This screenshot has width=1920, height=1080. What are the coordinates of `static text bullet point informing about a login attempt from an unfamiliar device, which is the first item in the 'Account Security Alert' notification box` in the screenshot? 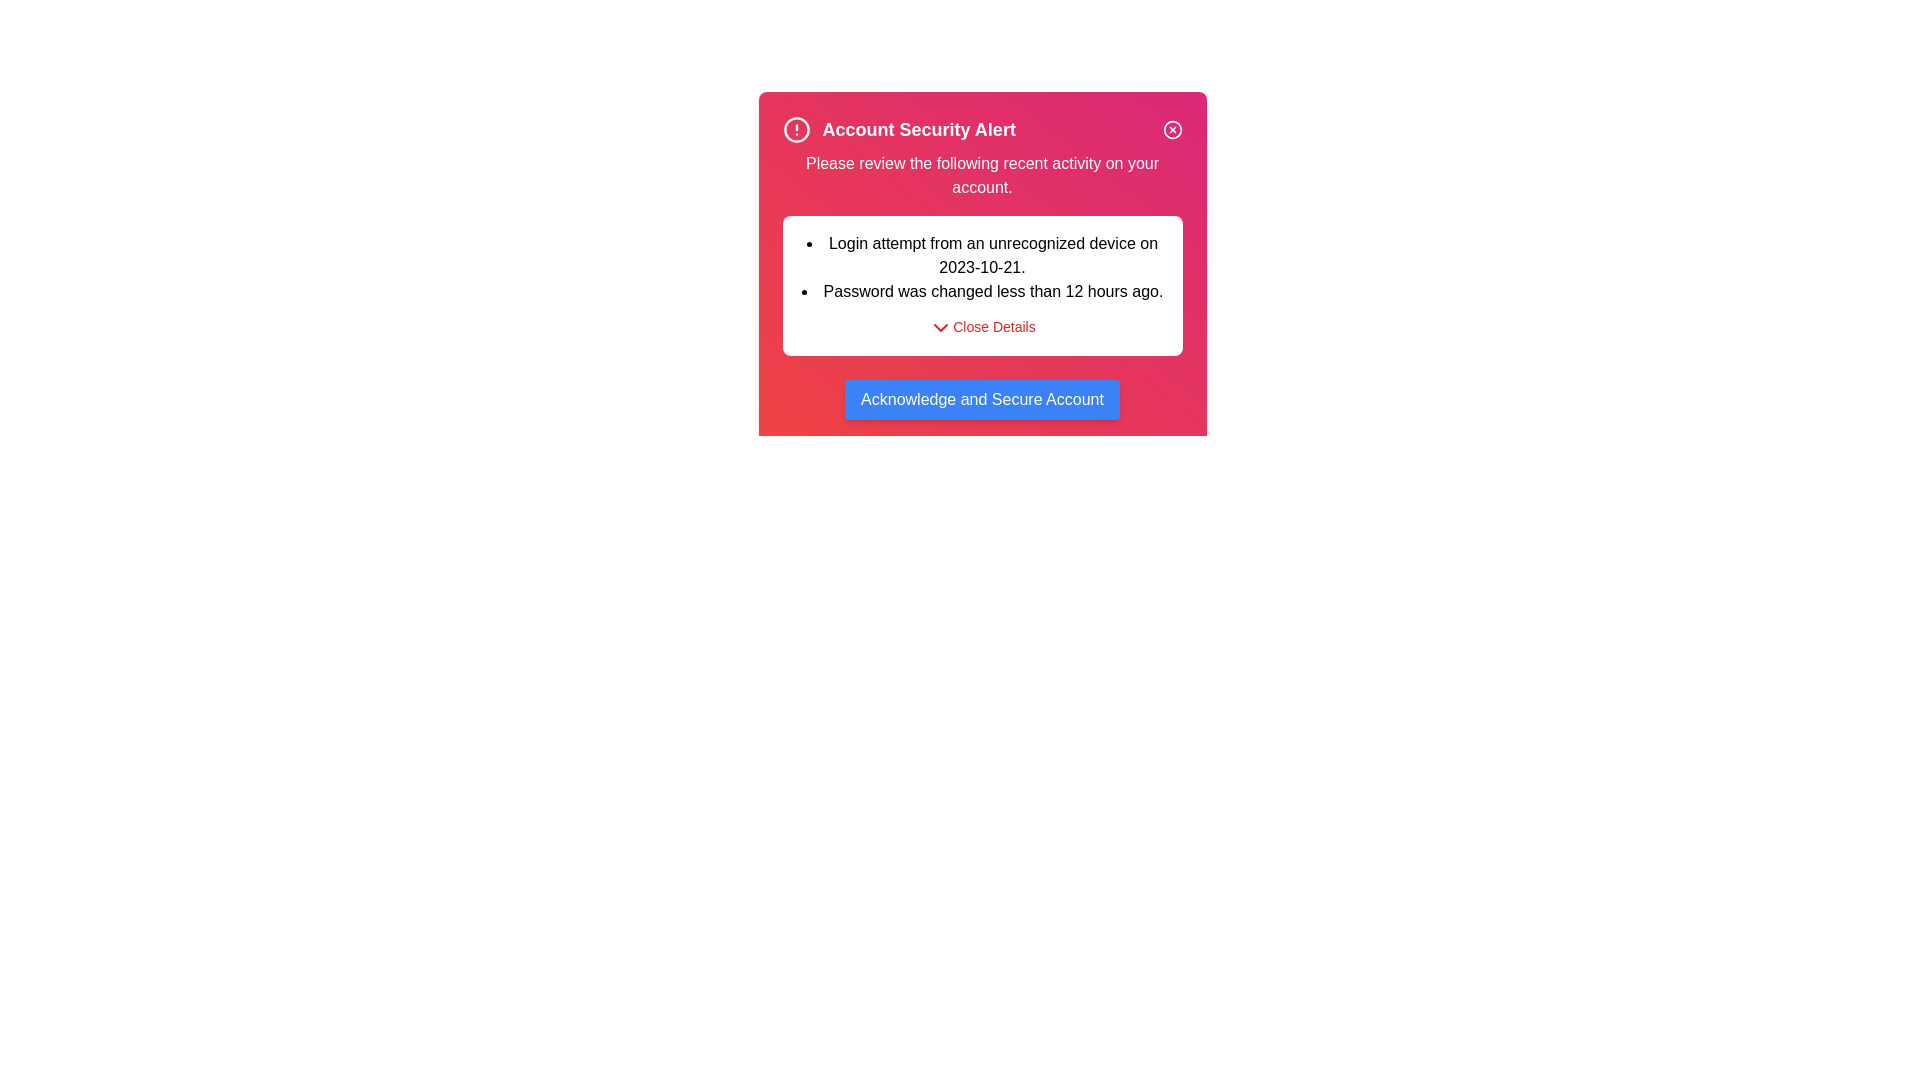 It's located at (982, 254).